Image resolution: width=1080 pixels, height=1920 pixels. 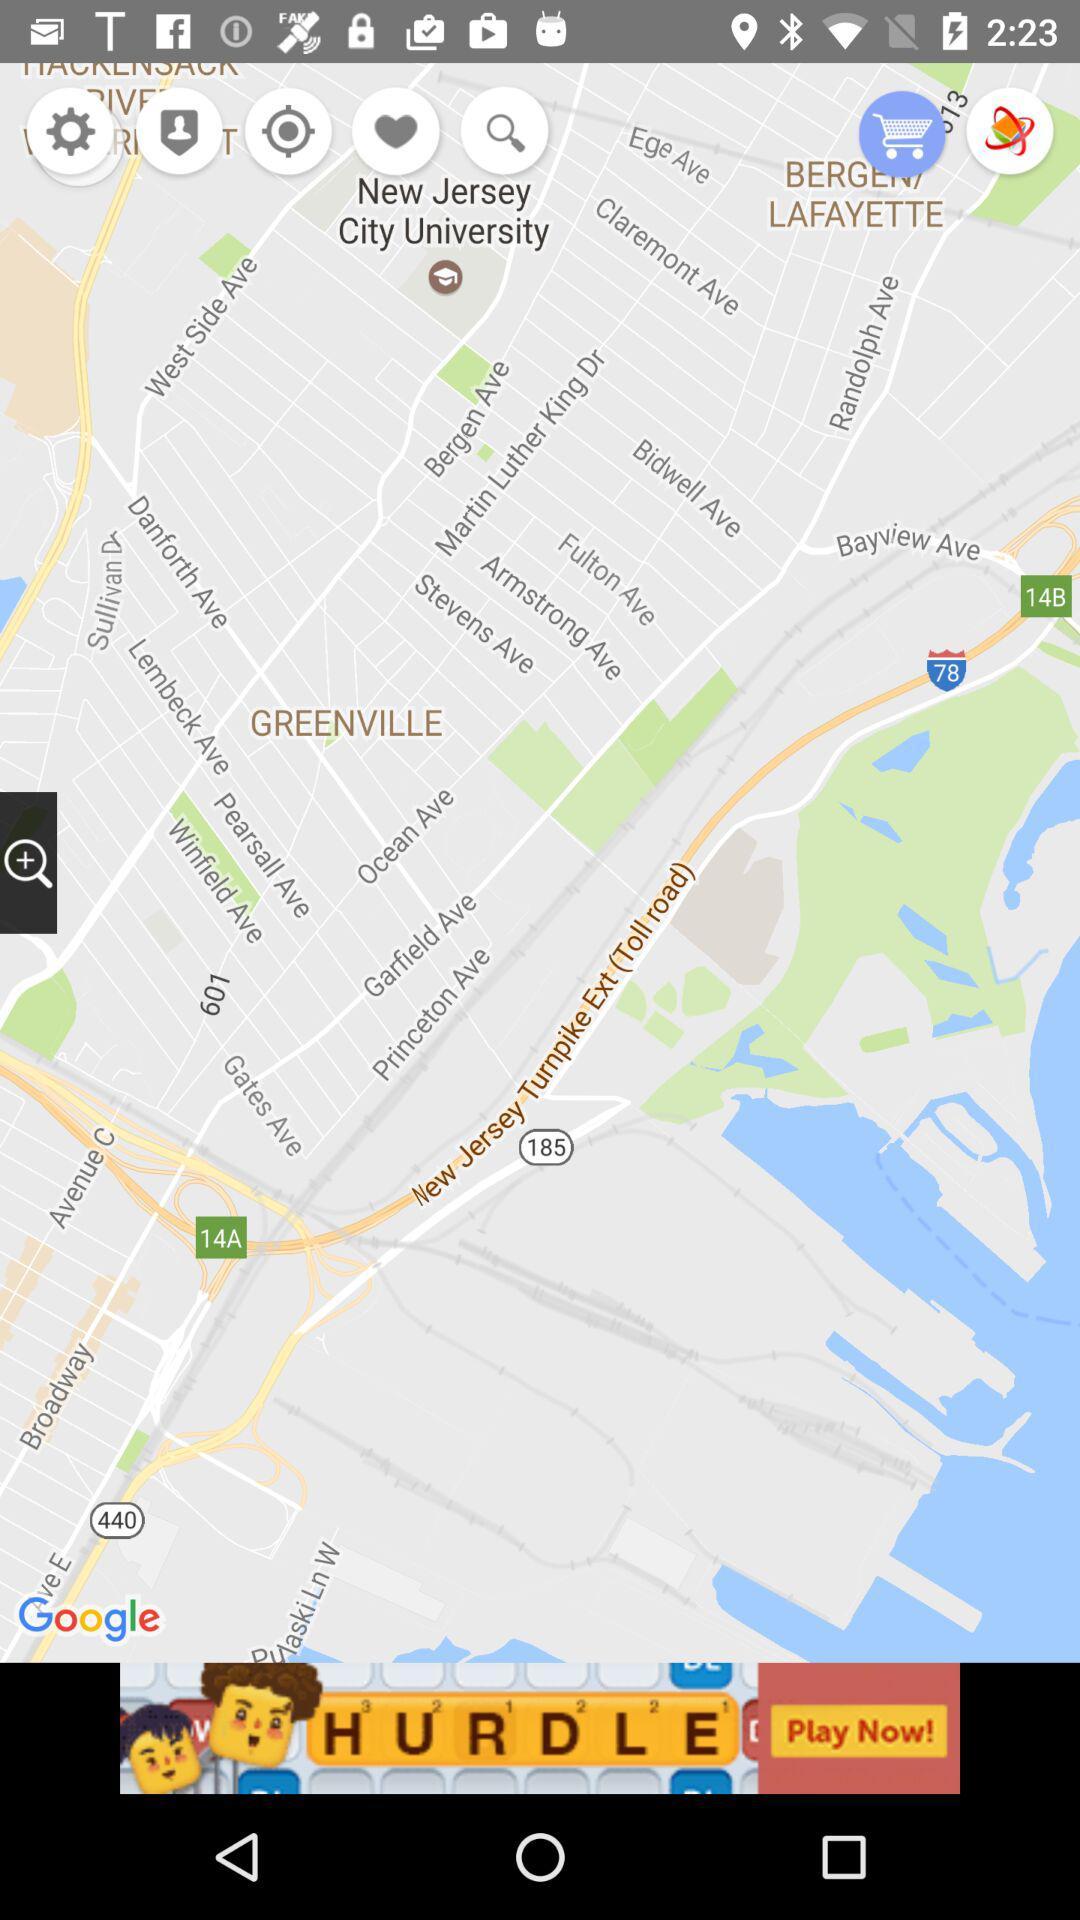 What do you see at coordinates (540, 1727) in the screenshot?
I see `advertisement banner` at bounding box center [540, 1727].